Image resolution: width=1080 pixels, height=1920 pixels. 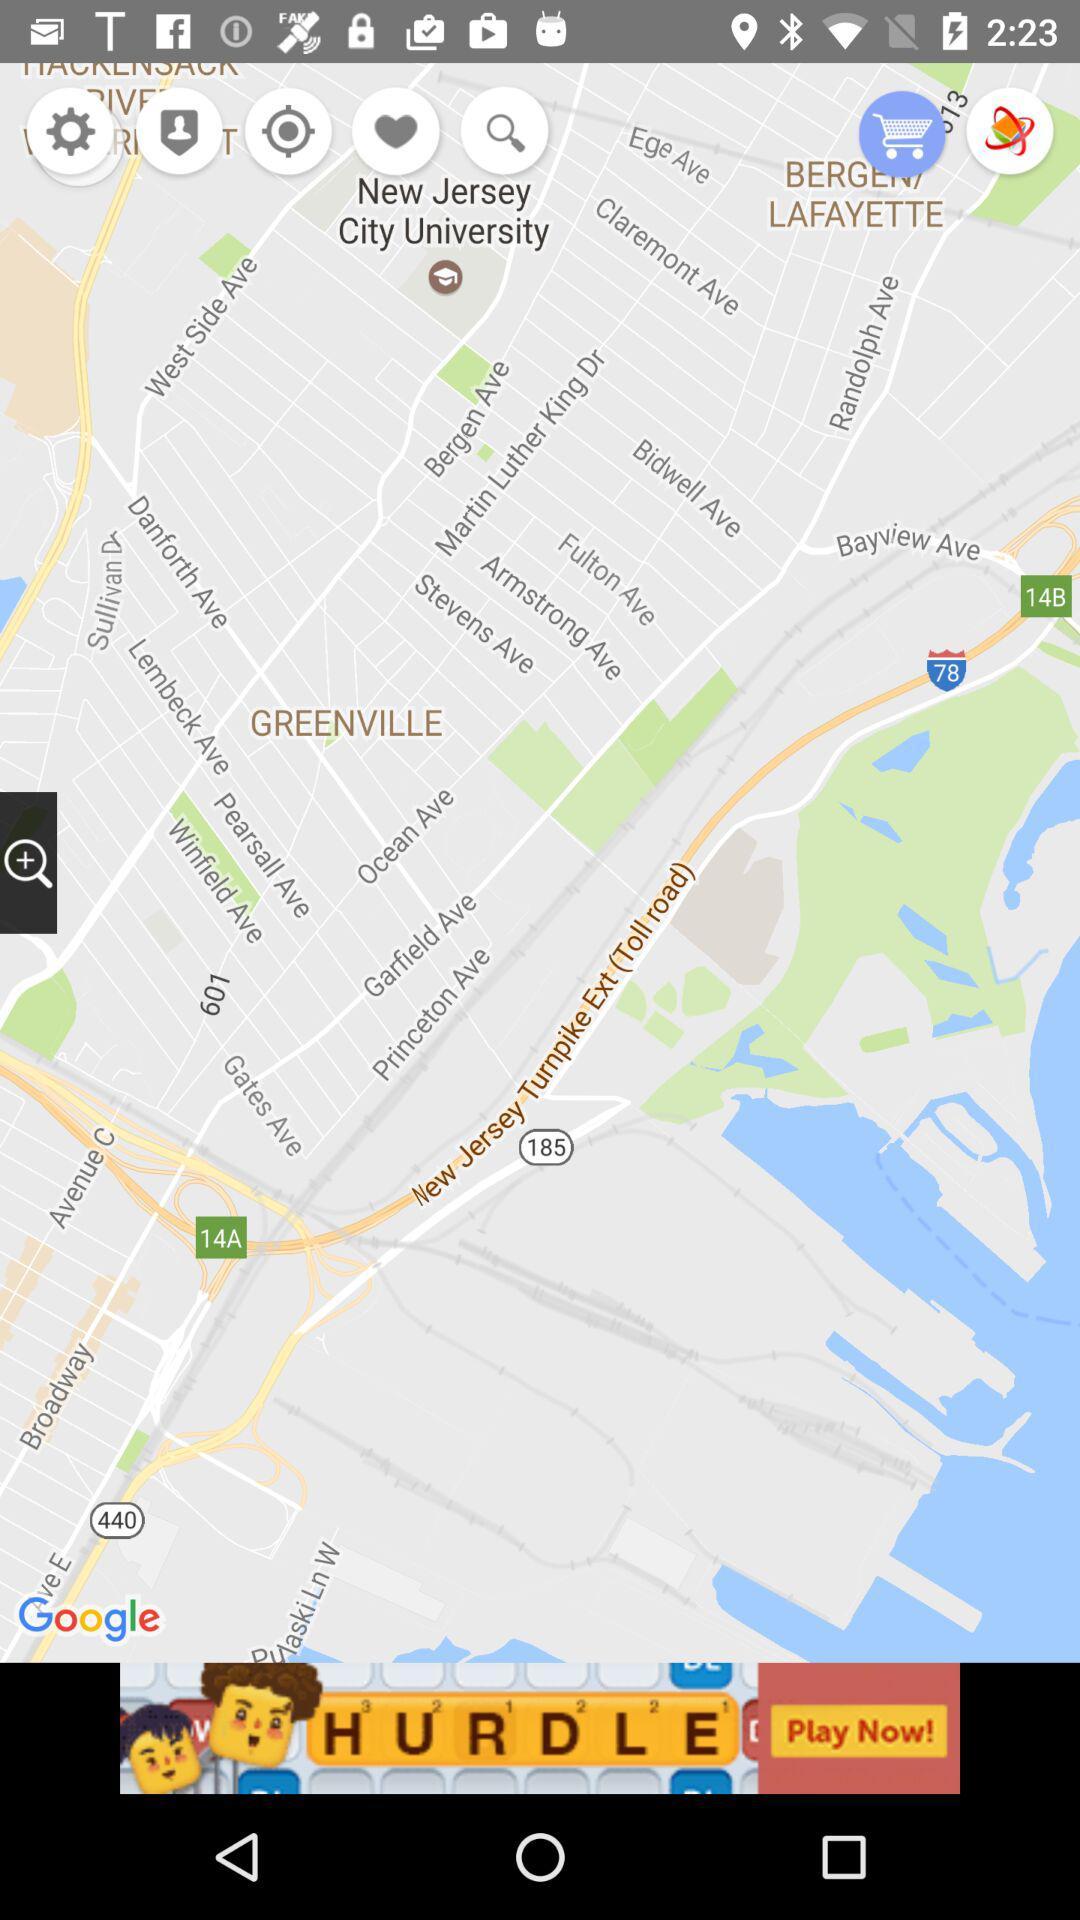 What do you see at coordinates (540, 1727) in the screenshot?
I see `advertisement banner` at bounding box center [540, 1727].